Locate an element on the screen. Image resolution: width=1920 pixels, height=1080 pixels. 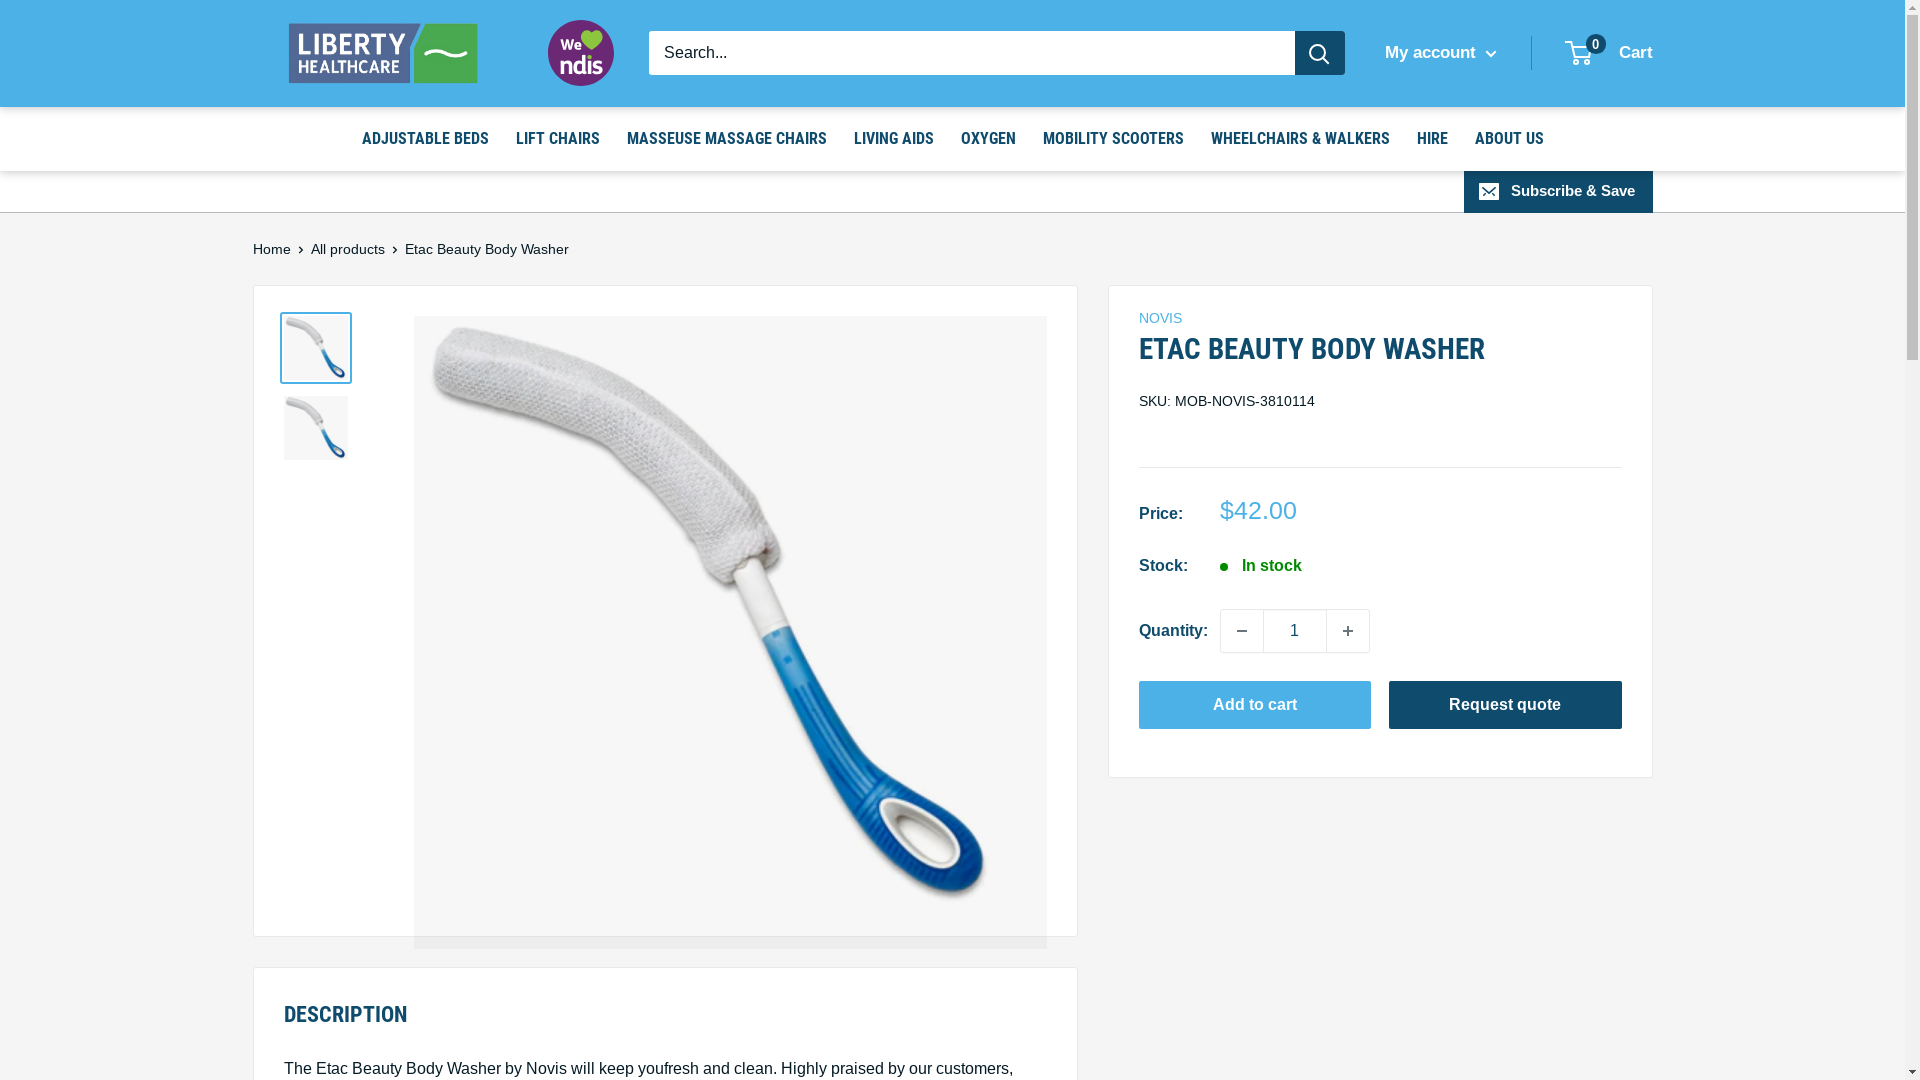
'HIRE' is located at coordinates (1415, 137).